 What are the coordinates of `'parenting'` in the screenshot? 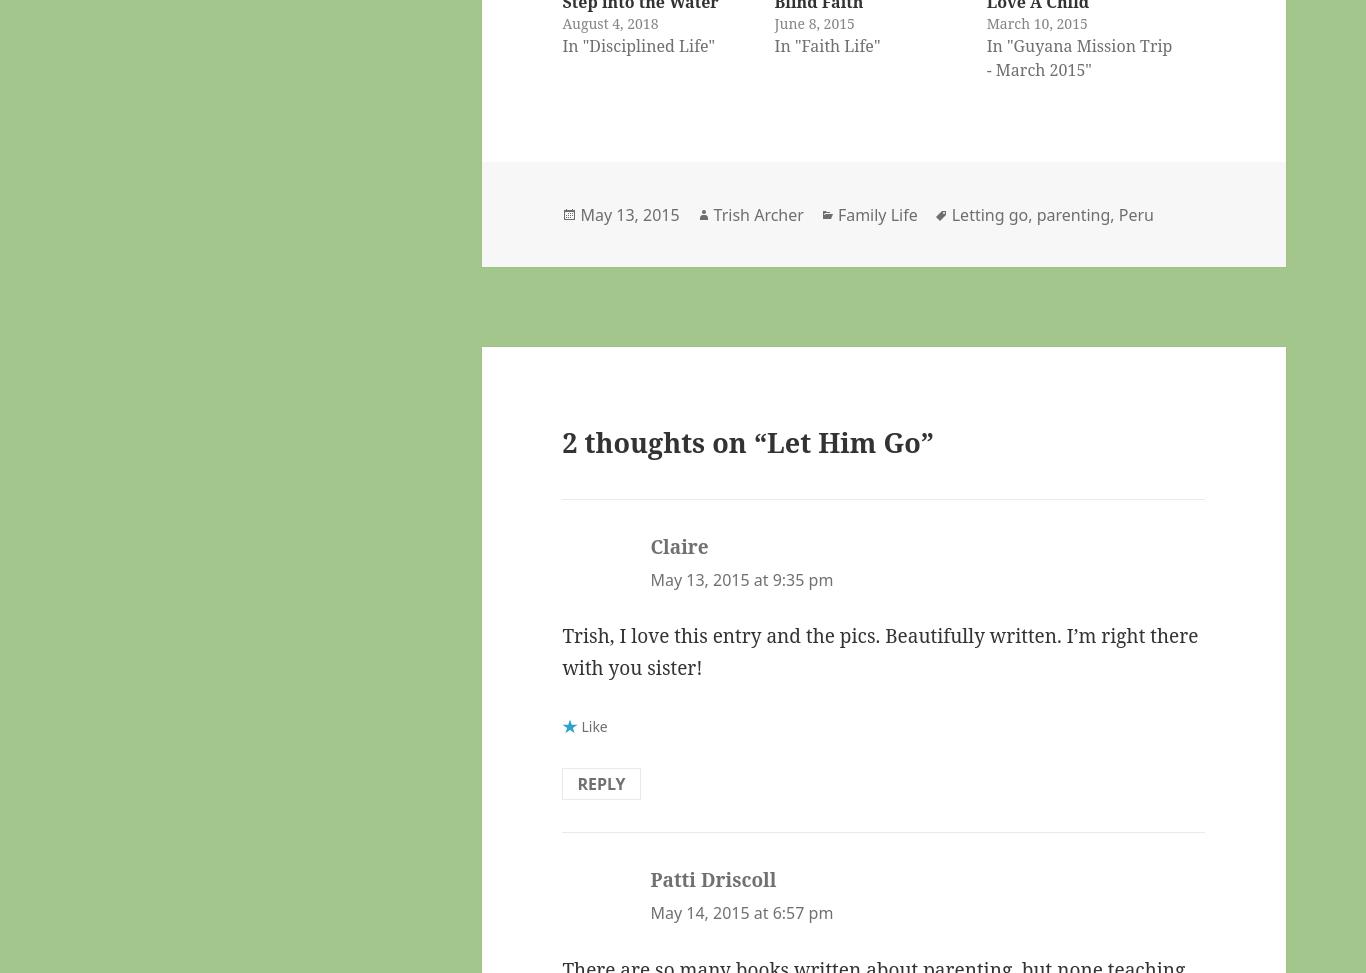 It's located at (1071, 212).